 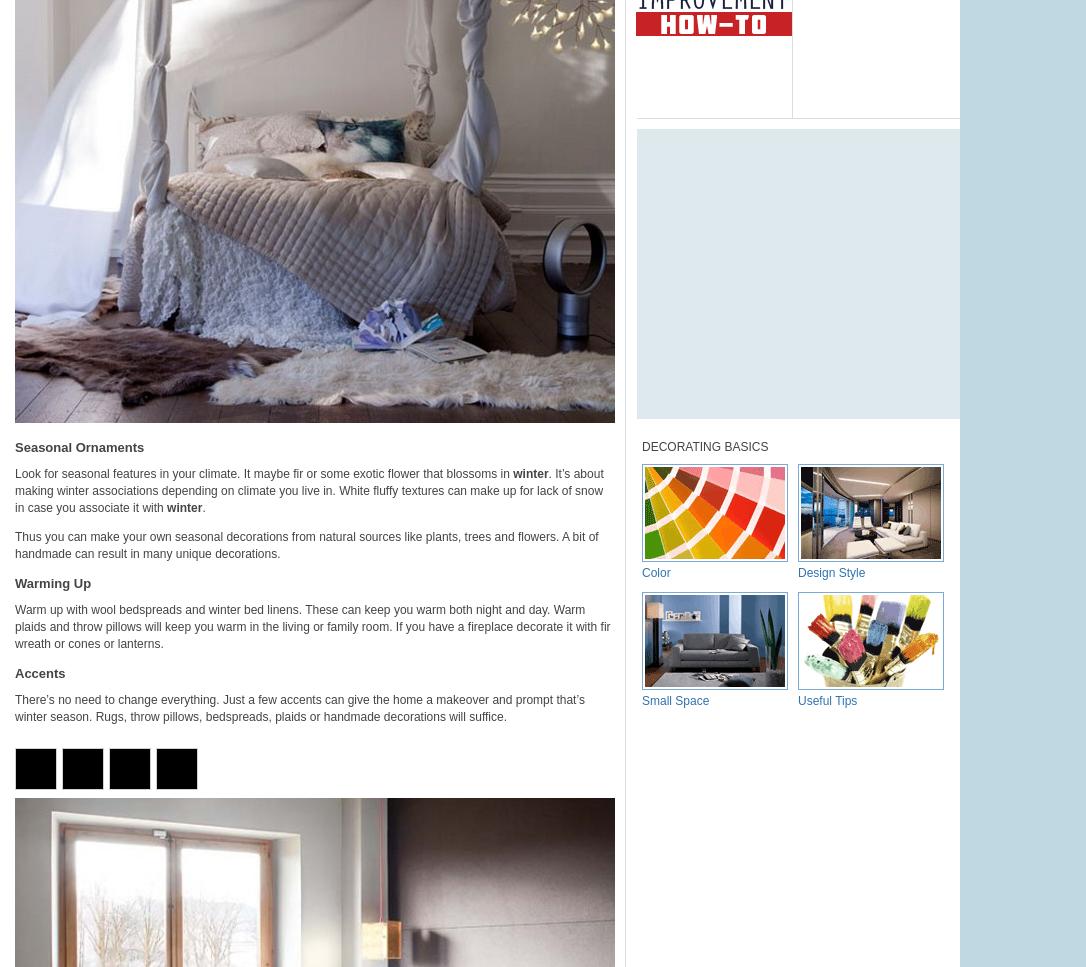 What do you see at coordinates (14, 582) in the screenshot?
I see `'Warming Up'` at bounding box center [14, 582].